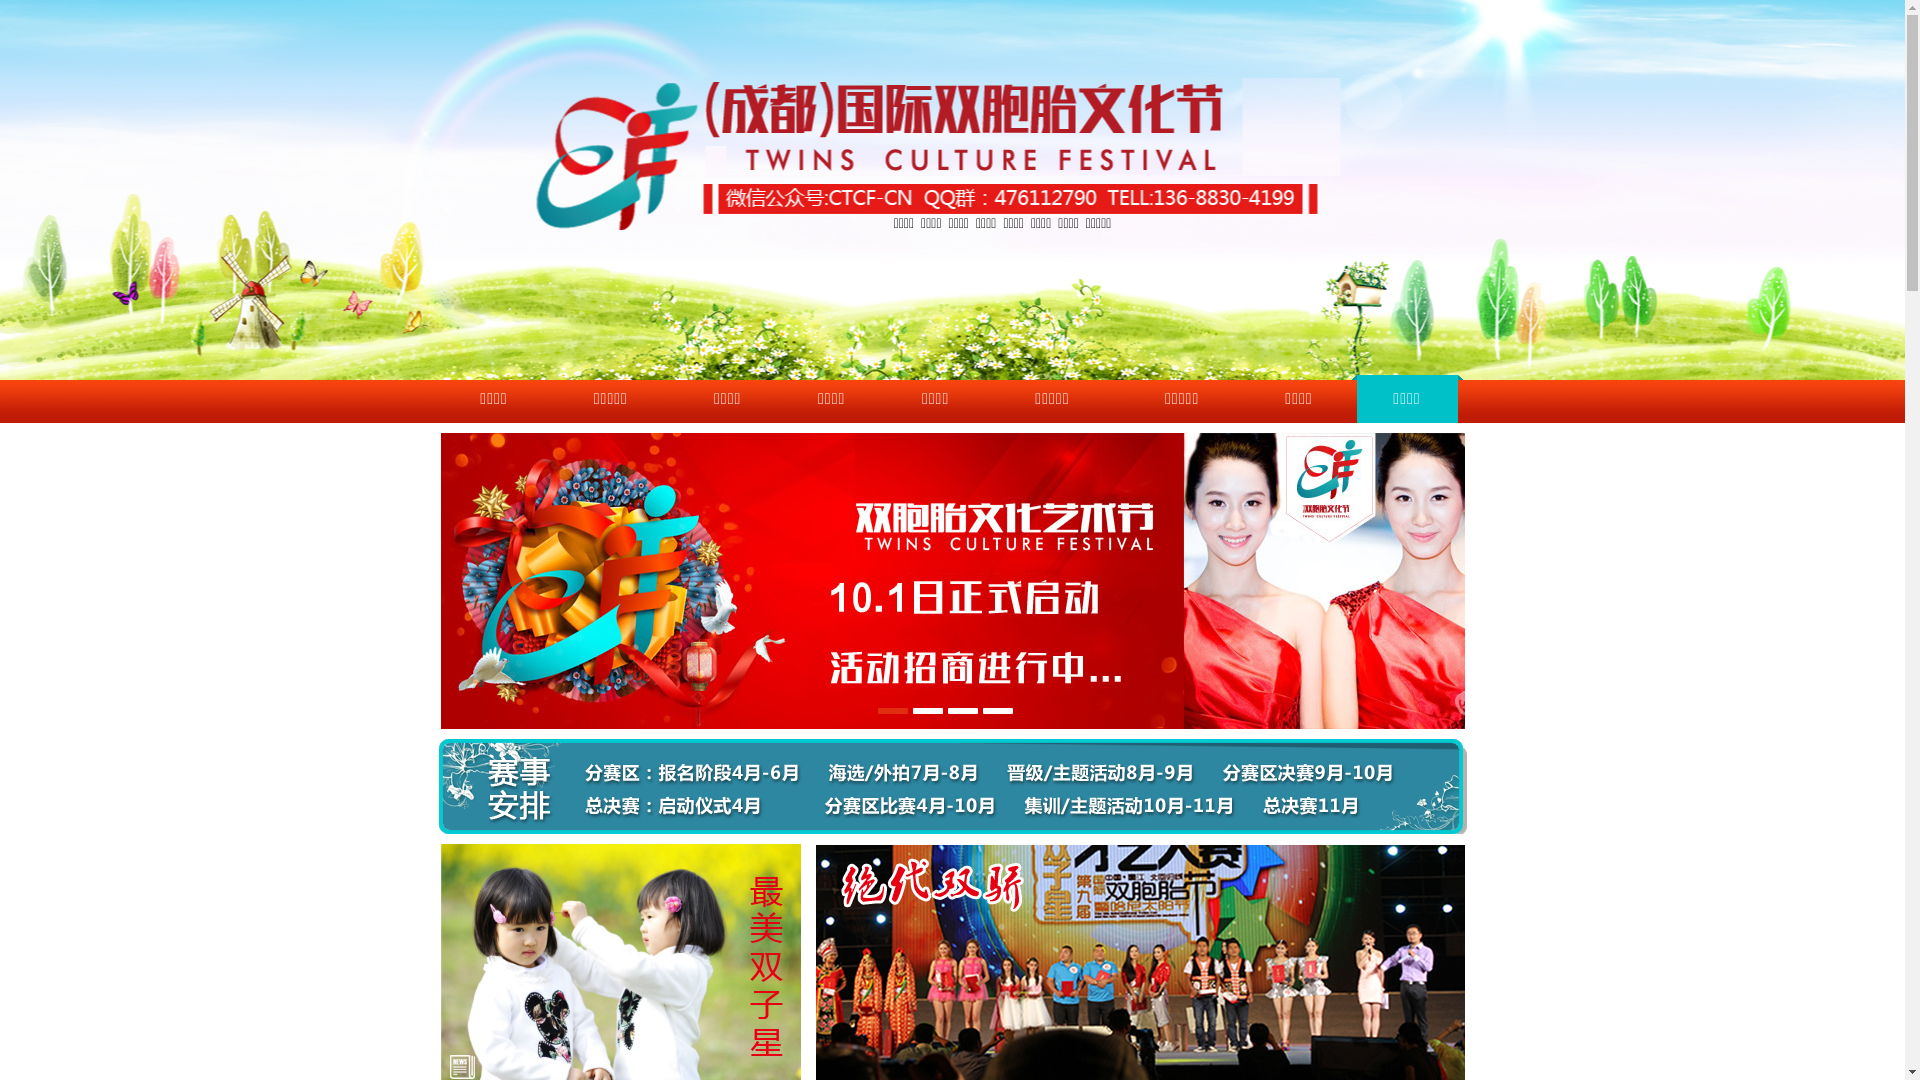  What do you see at coordinates (963, 709) in the screenshot?
I see `'3'` at bounding box center [963, 709].